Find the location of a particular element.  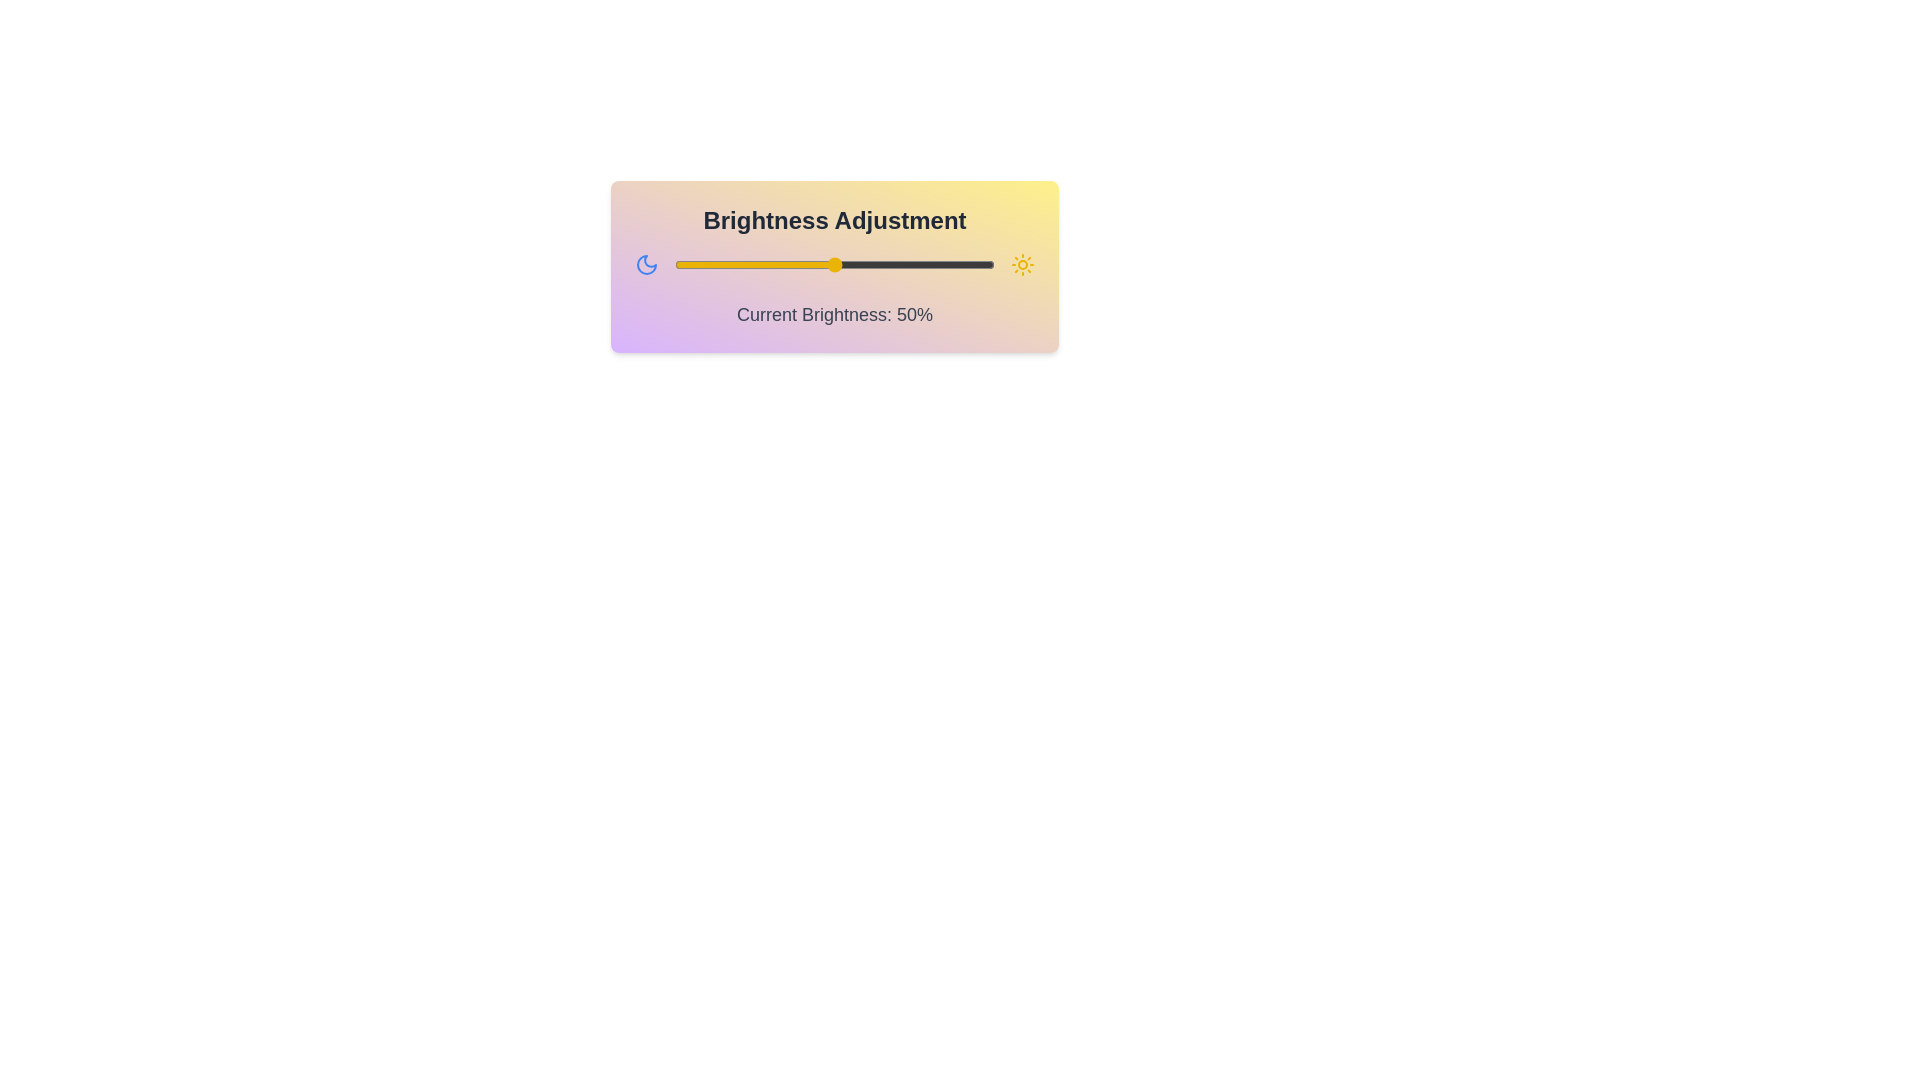

the brightness slider to 54% is located at coordinates (847, 264).